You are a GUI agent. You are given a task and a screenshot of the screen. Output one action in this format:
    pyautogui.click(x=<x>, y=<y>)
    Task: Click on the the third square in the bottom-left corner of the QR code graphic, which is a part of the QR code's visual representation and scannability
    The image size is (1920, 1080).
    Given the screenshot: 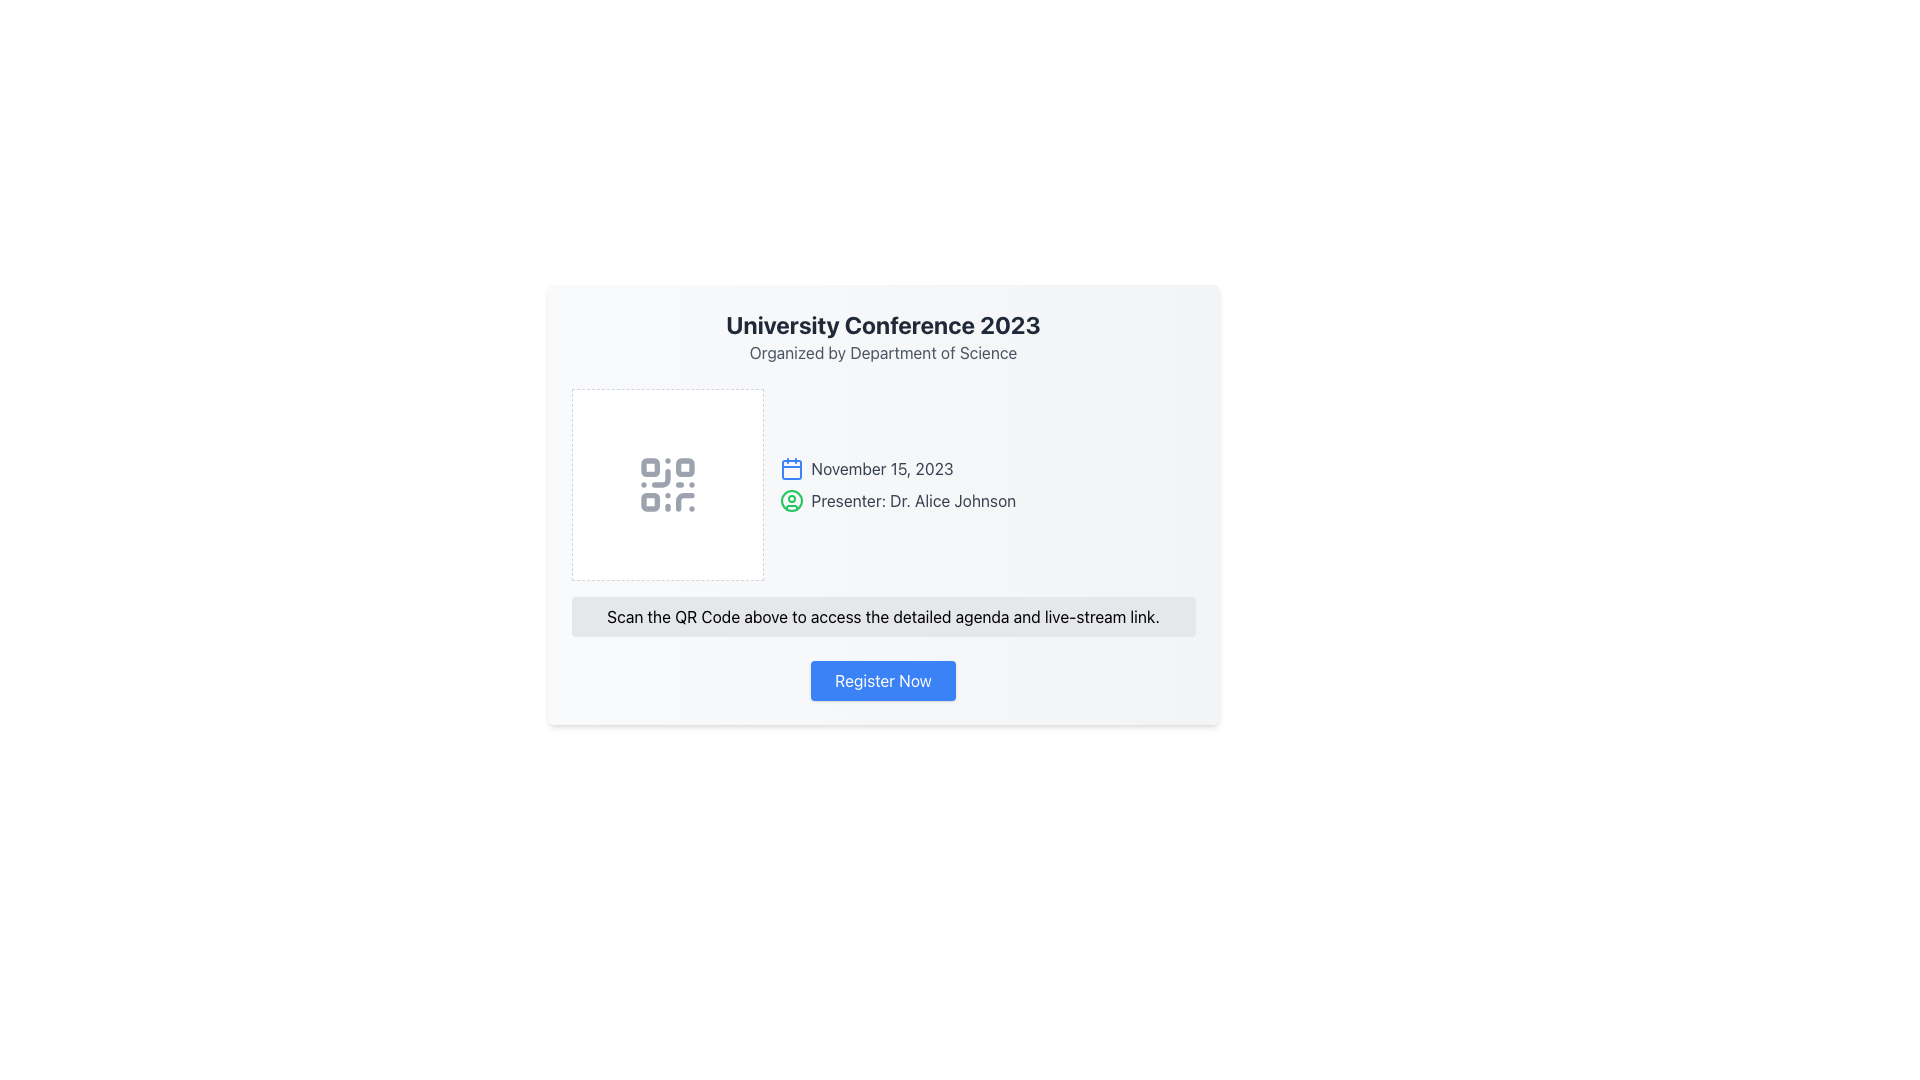 What is the action you would take?
    pyautogui.click(x=650, y=501)
    